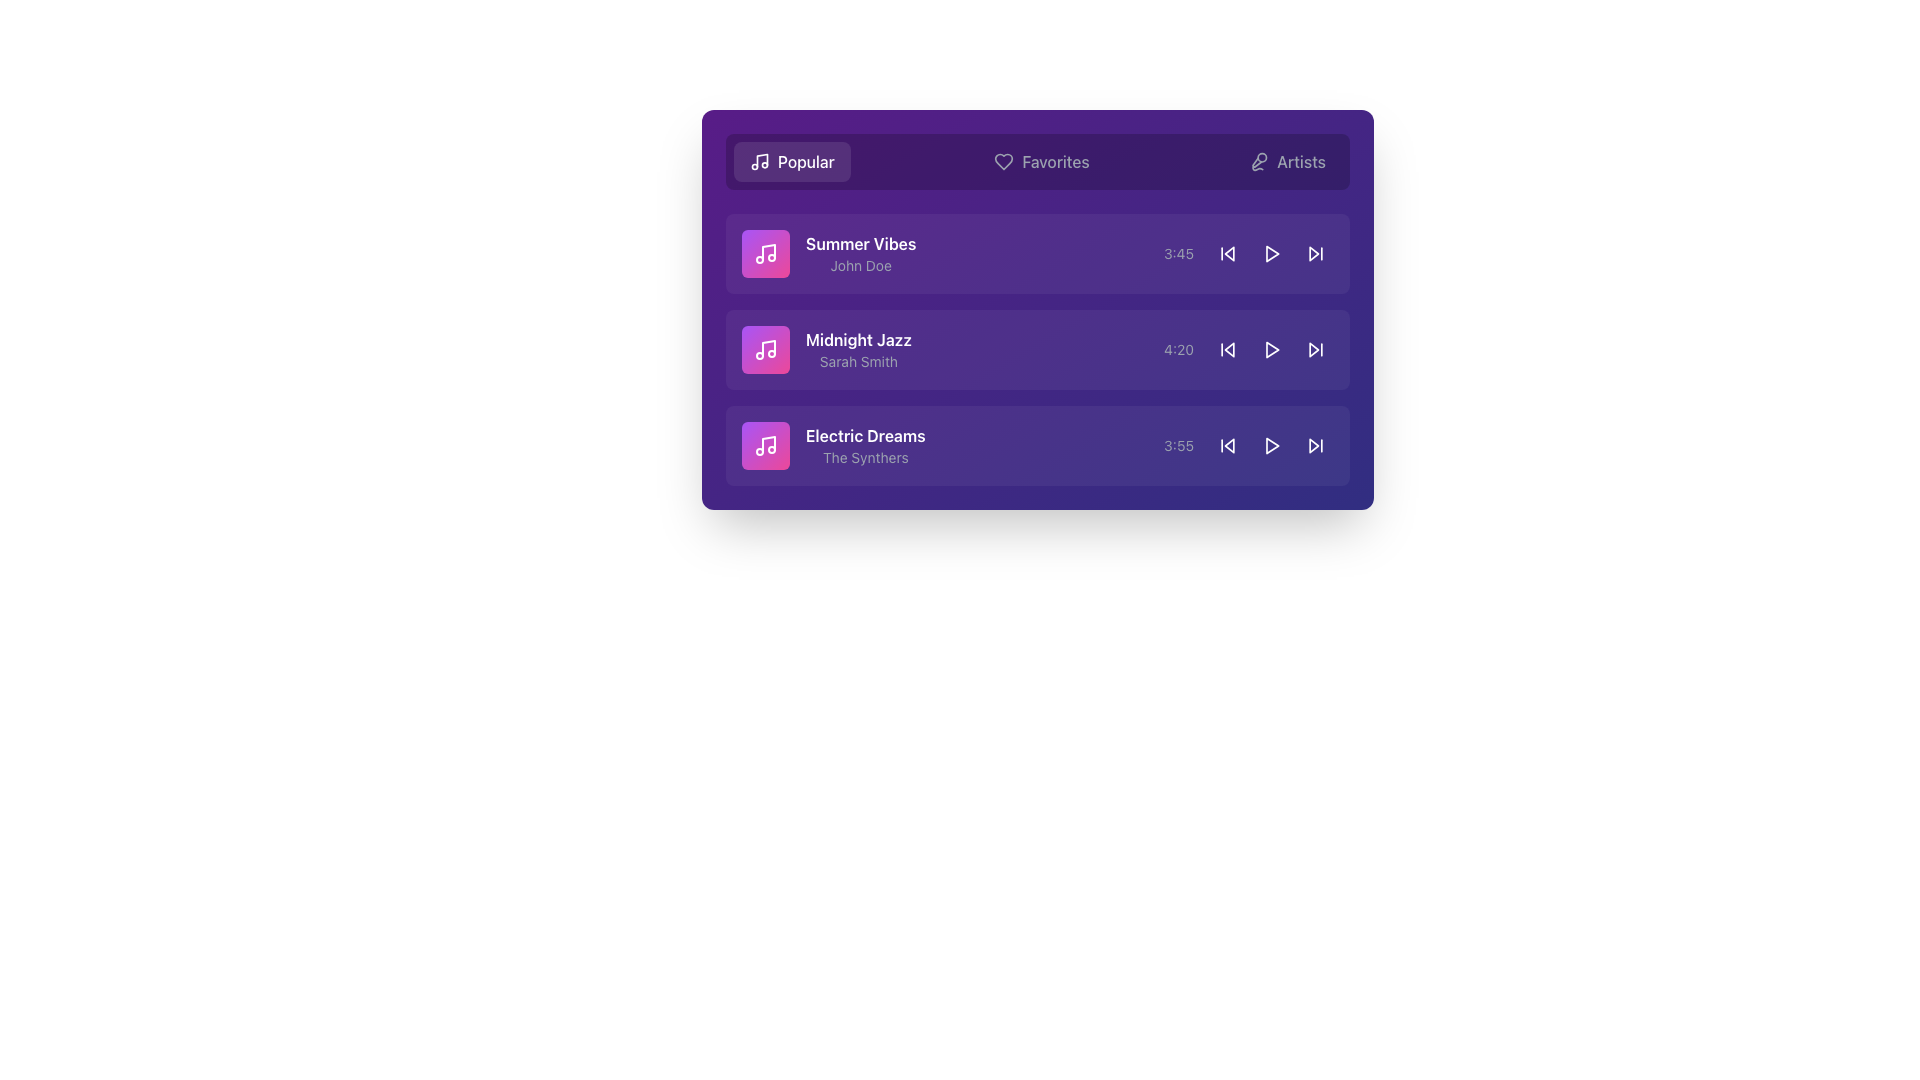 Image resolution: width=1920 pixels, height=1080 pixels. Describe the element at coordinates (1271, 253) in the screenshot. I see `the playback button located to the right of the first audio entry to initiate playback` at that location.